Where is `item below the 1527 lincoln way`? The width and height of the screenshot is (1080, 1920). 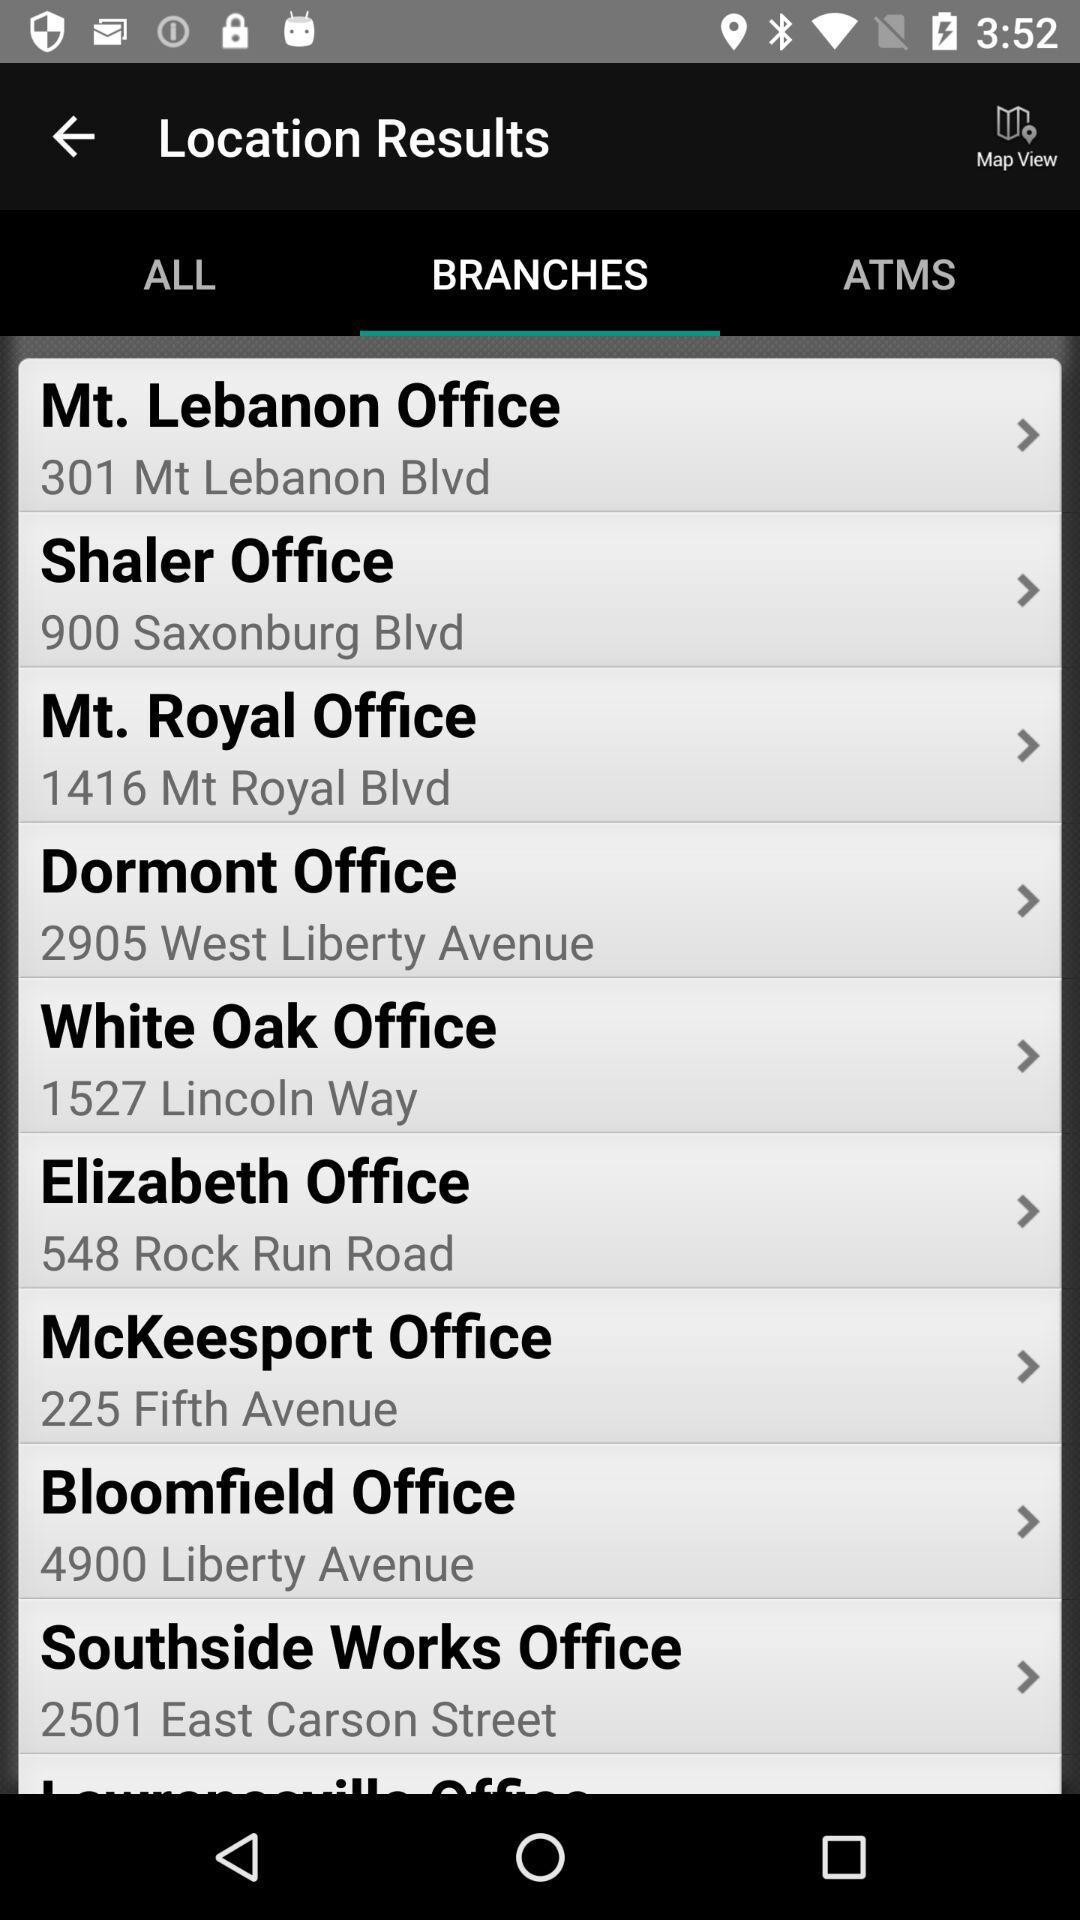 item below the 1527 lincoln way is located at coordinates (513, 1179).